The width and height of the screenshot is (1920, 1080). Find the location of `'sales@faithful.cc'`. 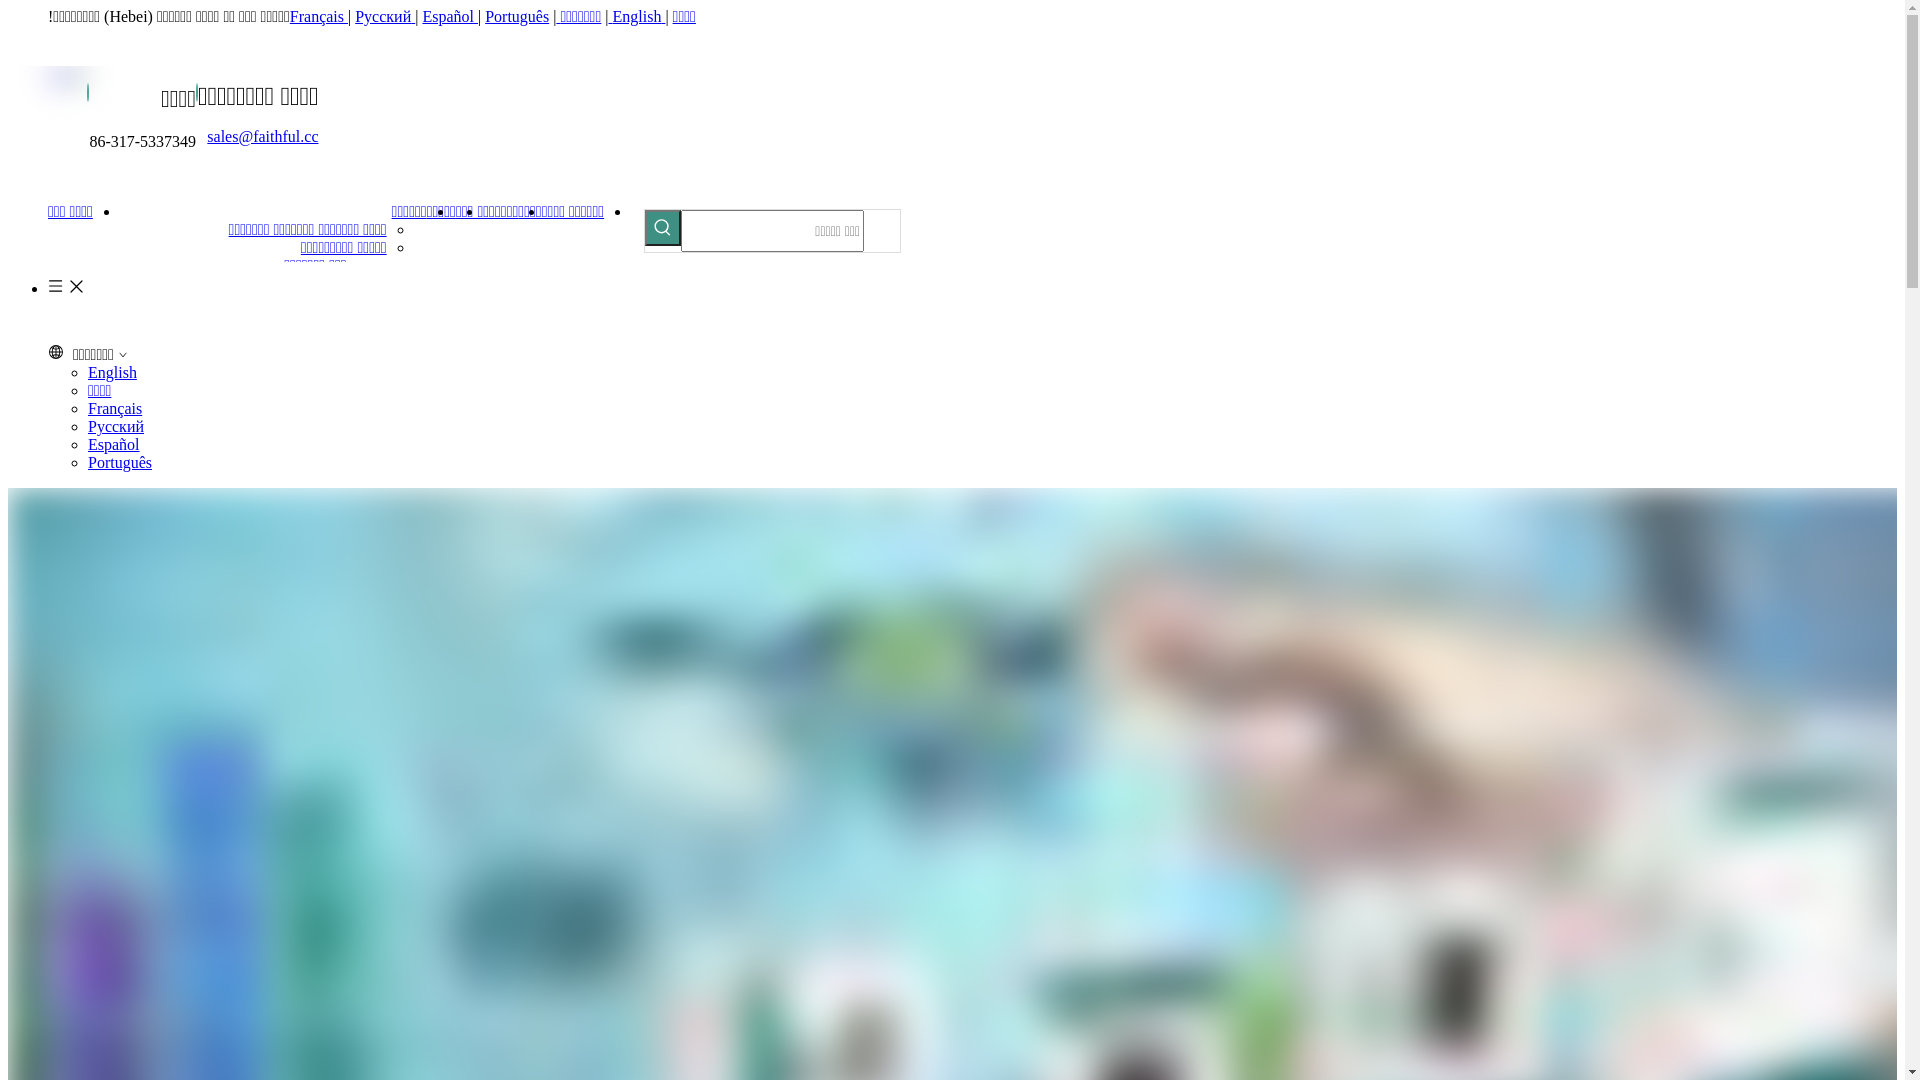

'sales@faithful.cc' is located at coordinates (261, 135).